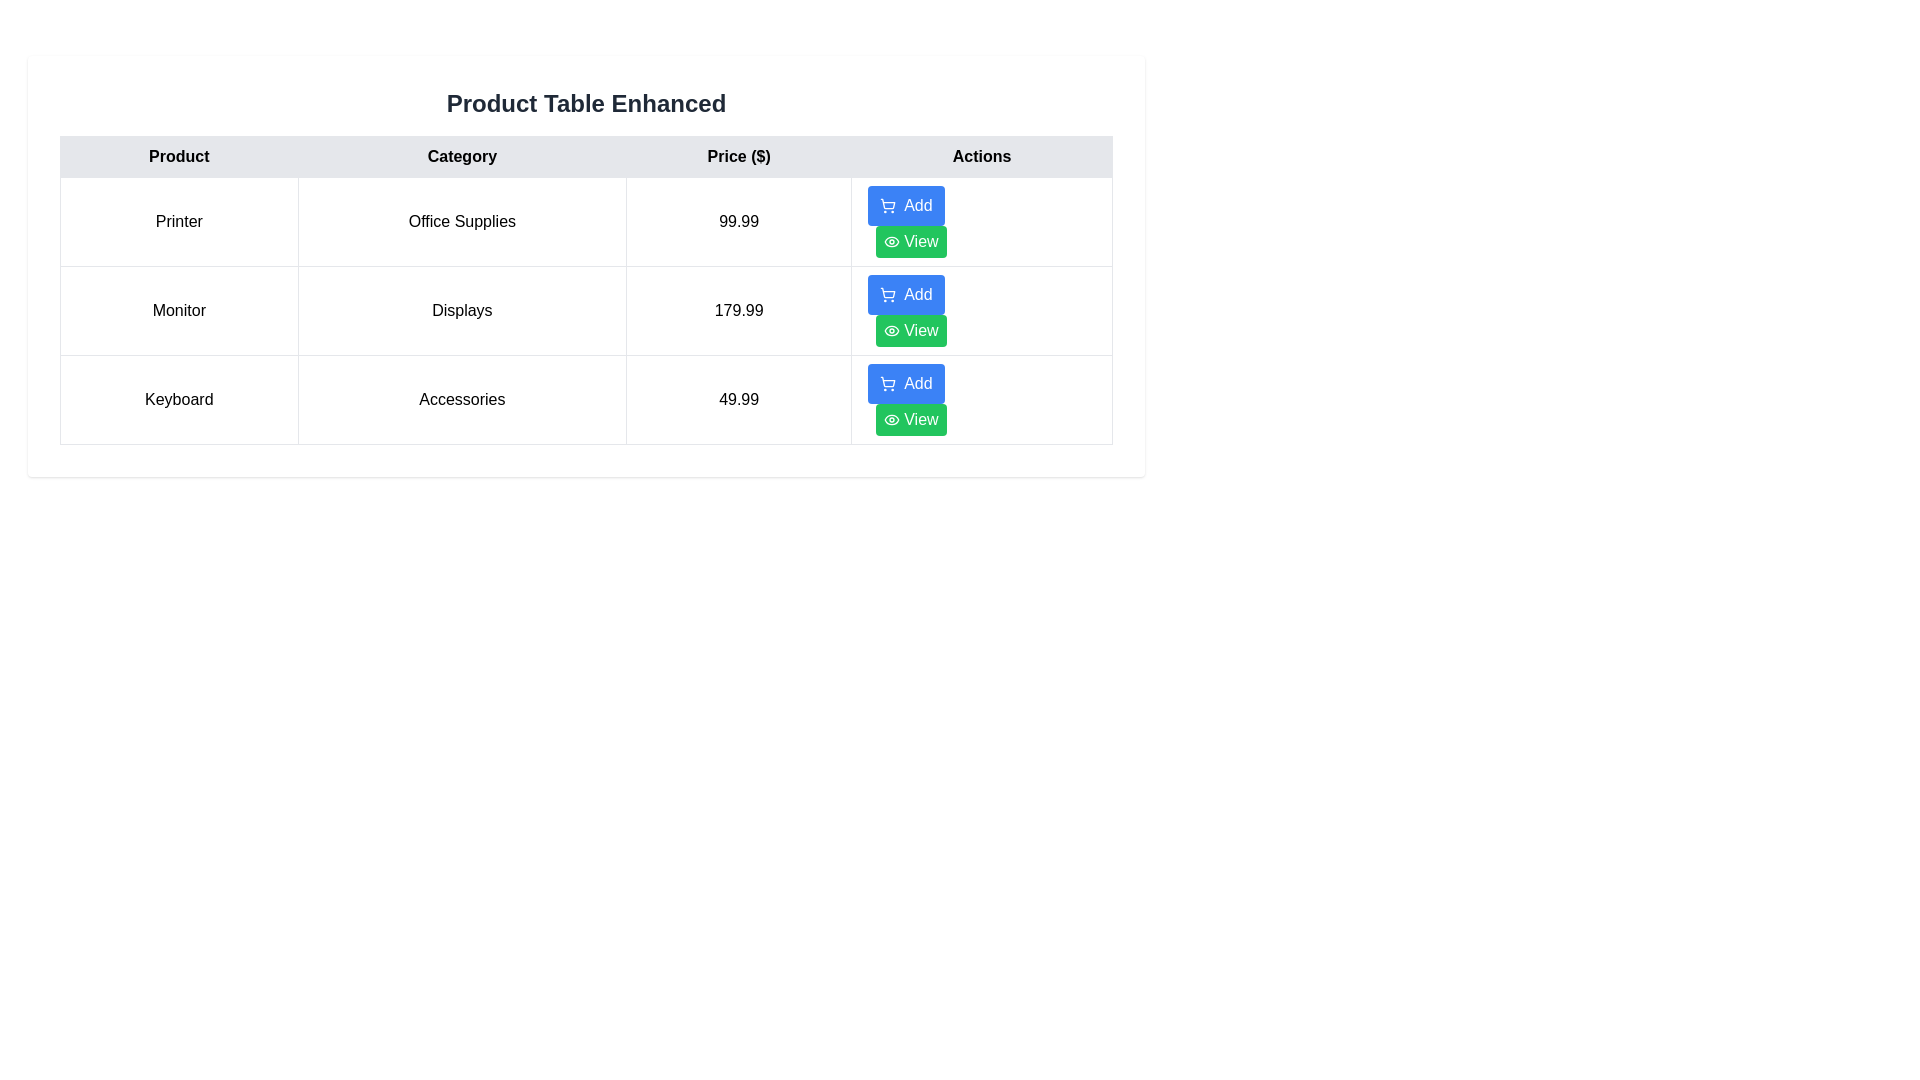 The width and height of the screenshot is (1920, 1080). I want to click on the 'Add' button with a shopping cart icon, so click(905, 294).